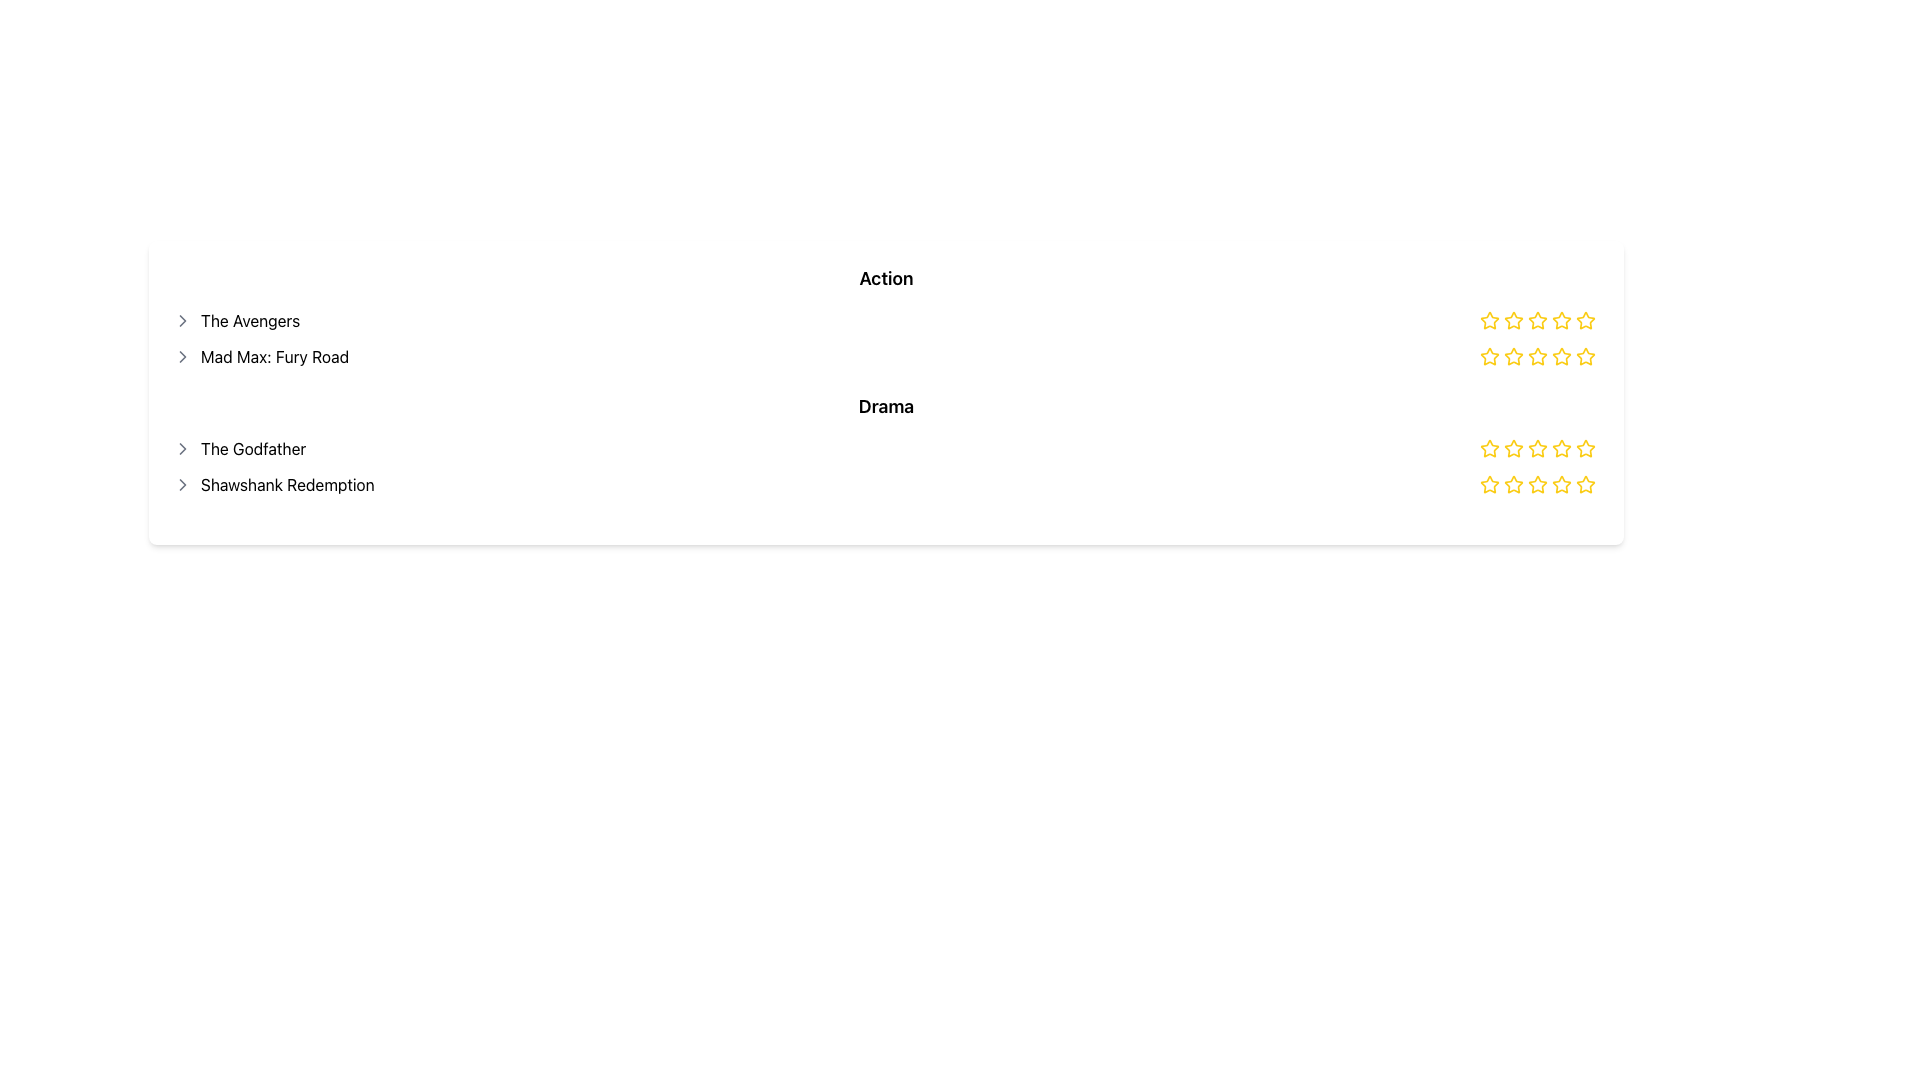 This screenshot has width=1920, height=1080. What do you see at coordinates (1584, 319) in the screenshot?
I see `the fifth yellow star-shaped icon with a hollow center in the topmost row of the star rating system` at bounding box center [1584, 319].